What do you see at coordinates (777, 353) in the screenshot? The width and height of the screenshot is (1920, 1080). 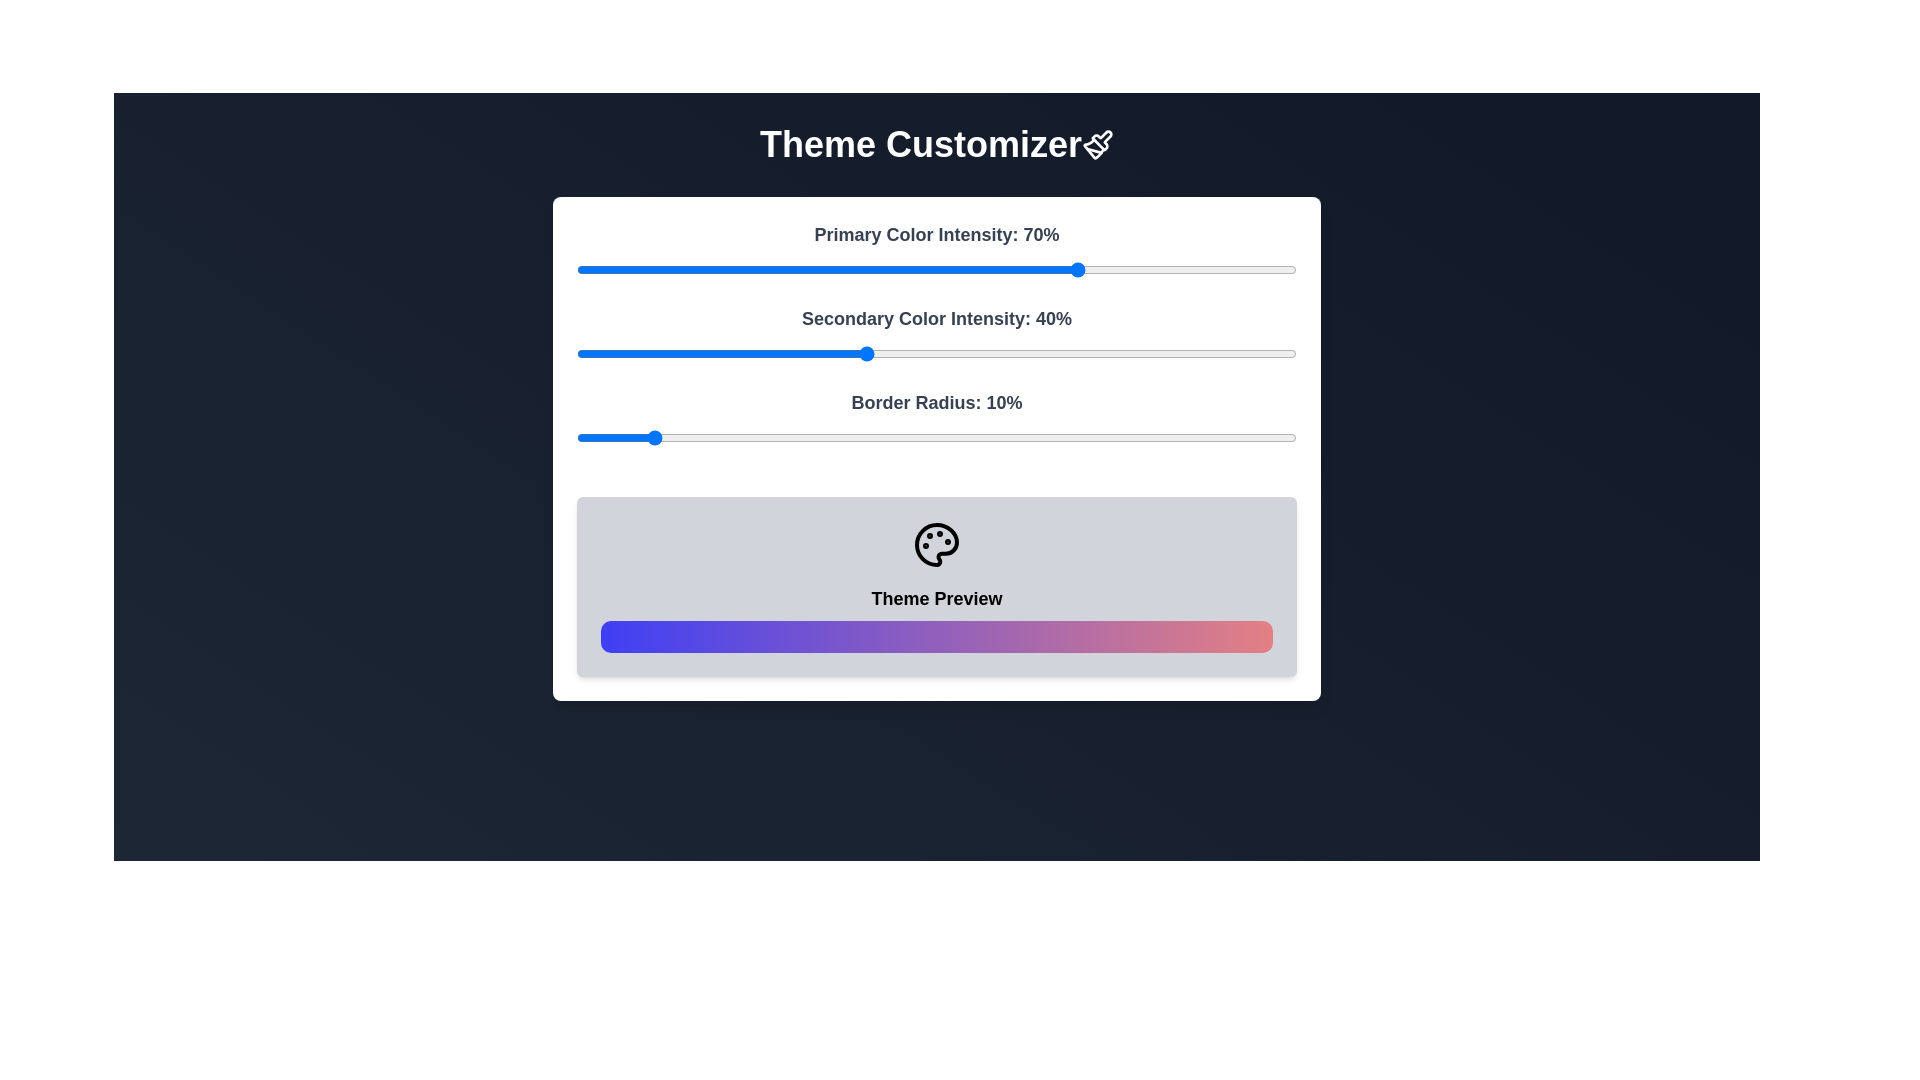 I see `the Secondary Color Intensity slider to 28%` at bounding box center [777, 353].